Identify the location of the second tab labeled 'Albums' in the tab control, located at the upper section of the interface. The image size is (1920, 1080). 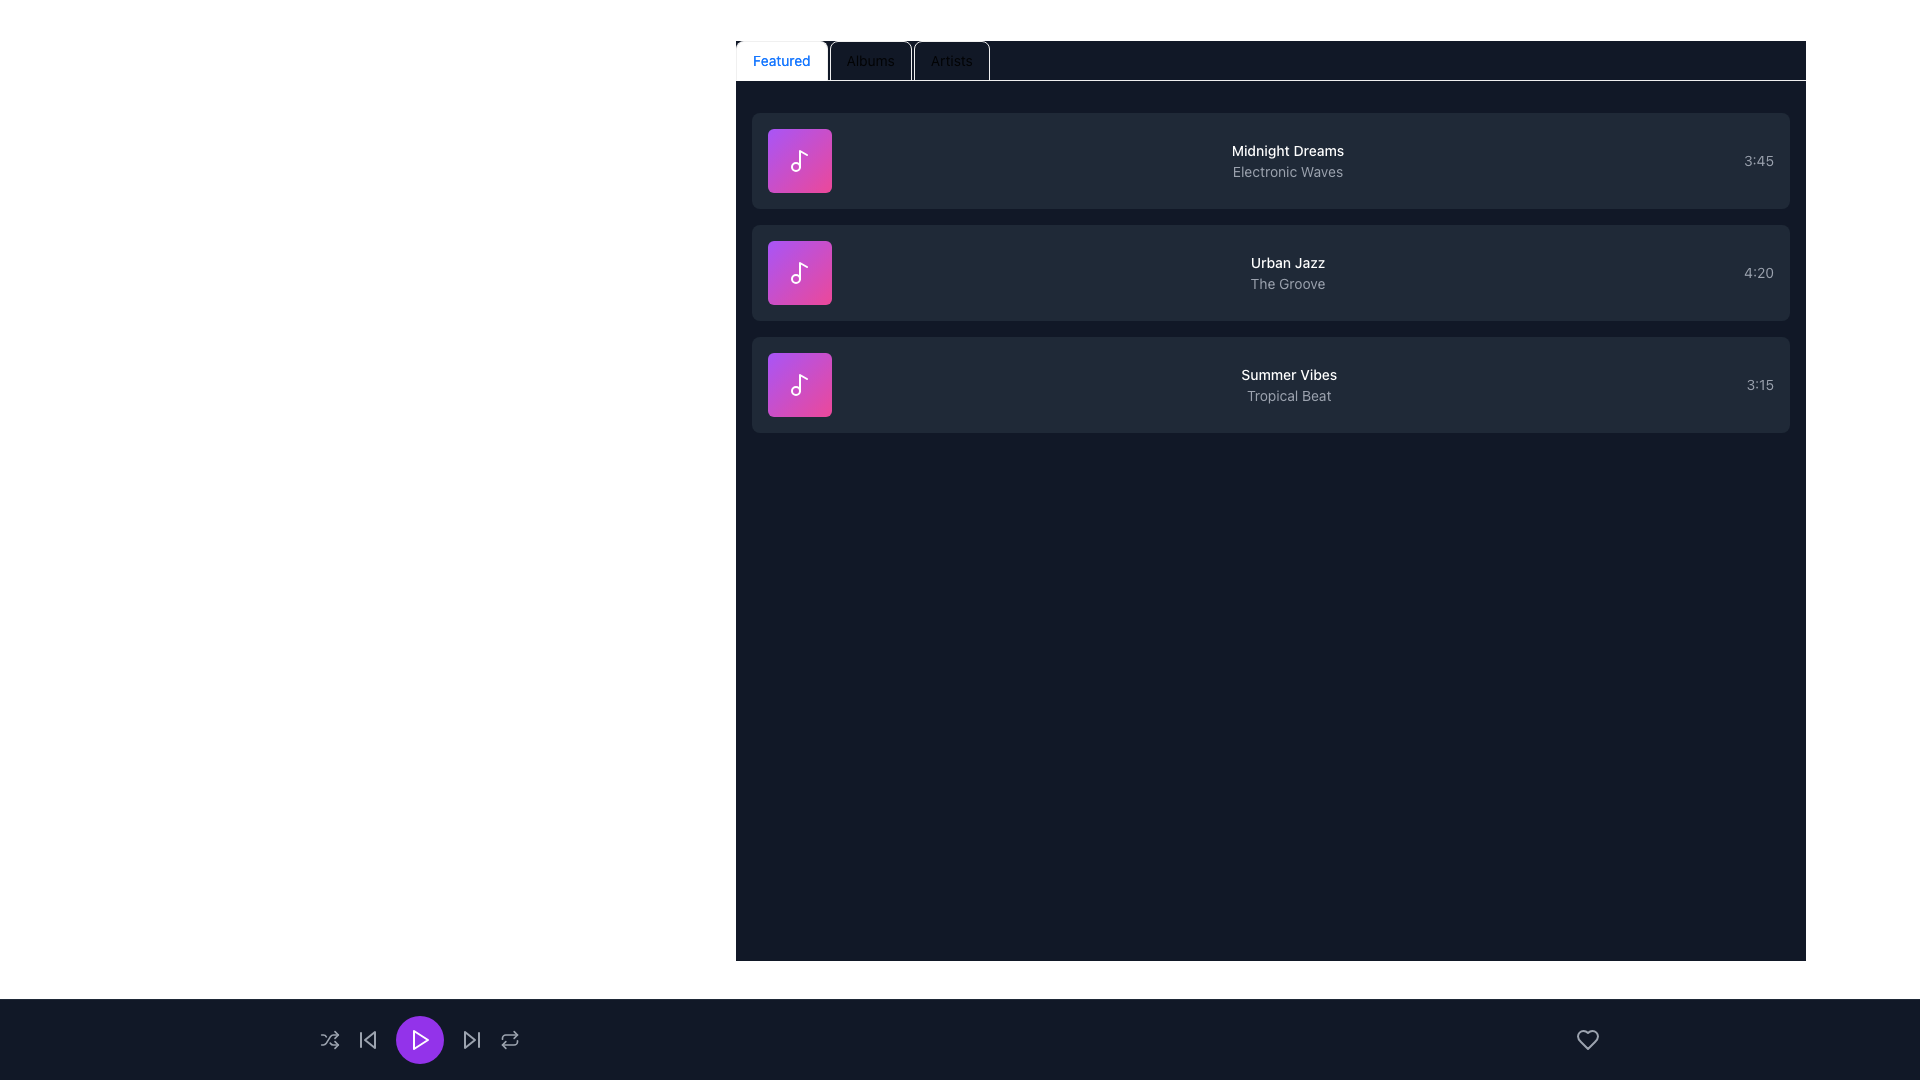
(870, 60).